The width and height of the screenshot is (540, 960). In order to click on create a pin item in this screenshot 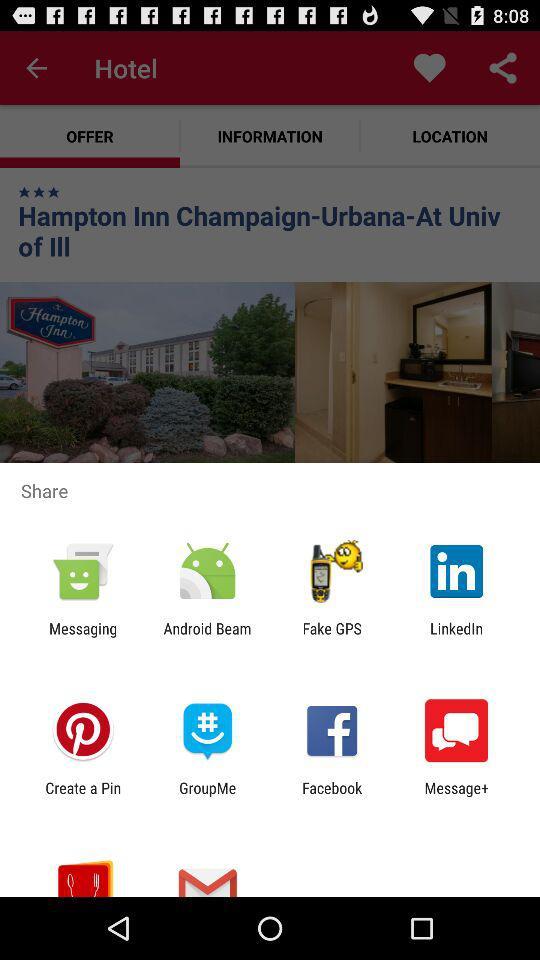, I will do `click(82, 796)`.